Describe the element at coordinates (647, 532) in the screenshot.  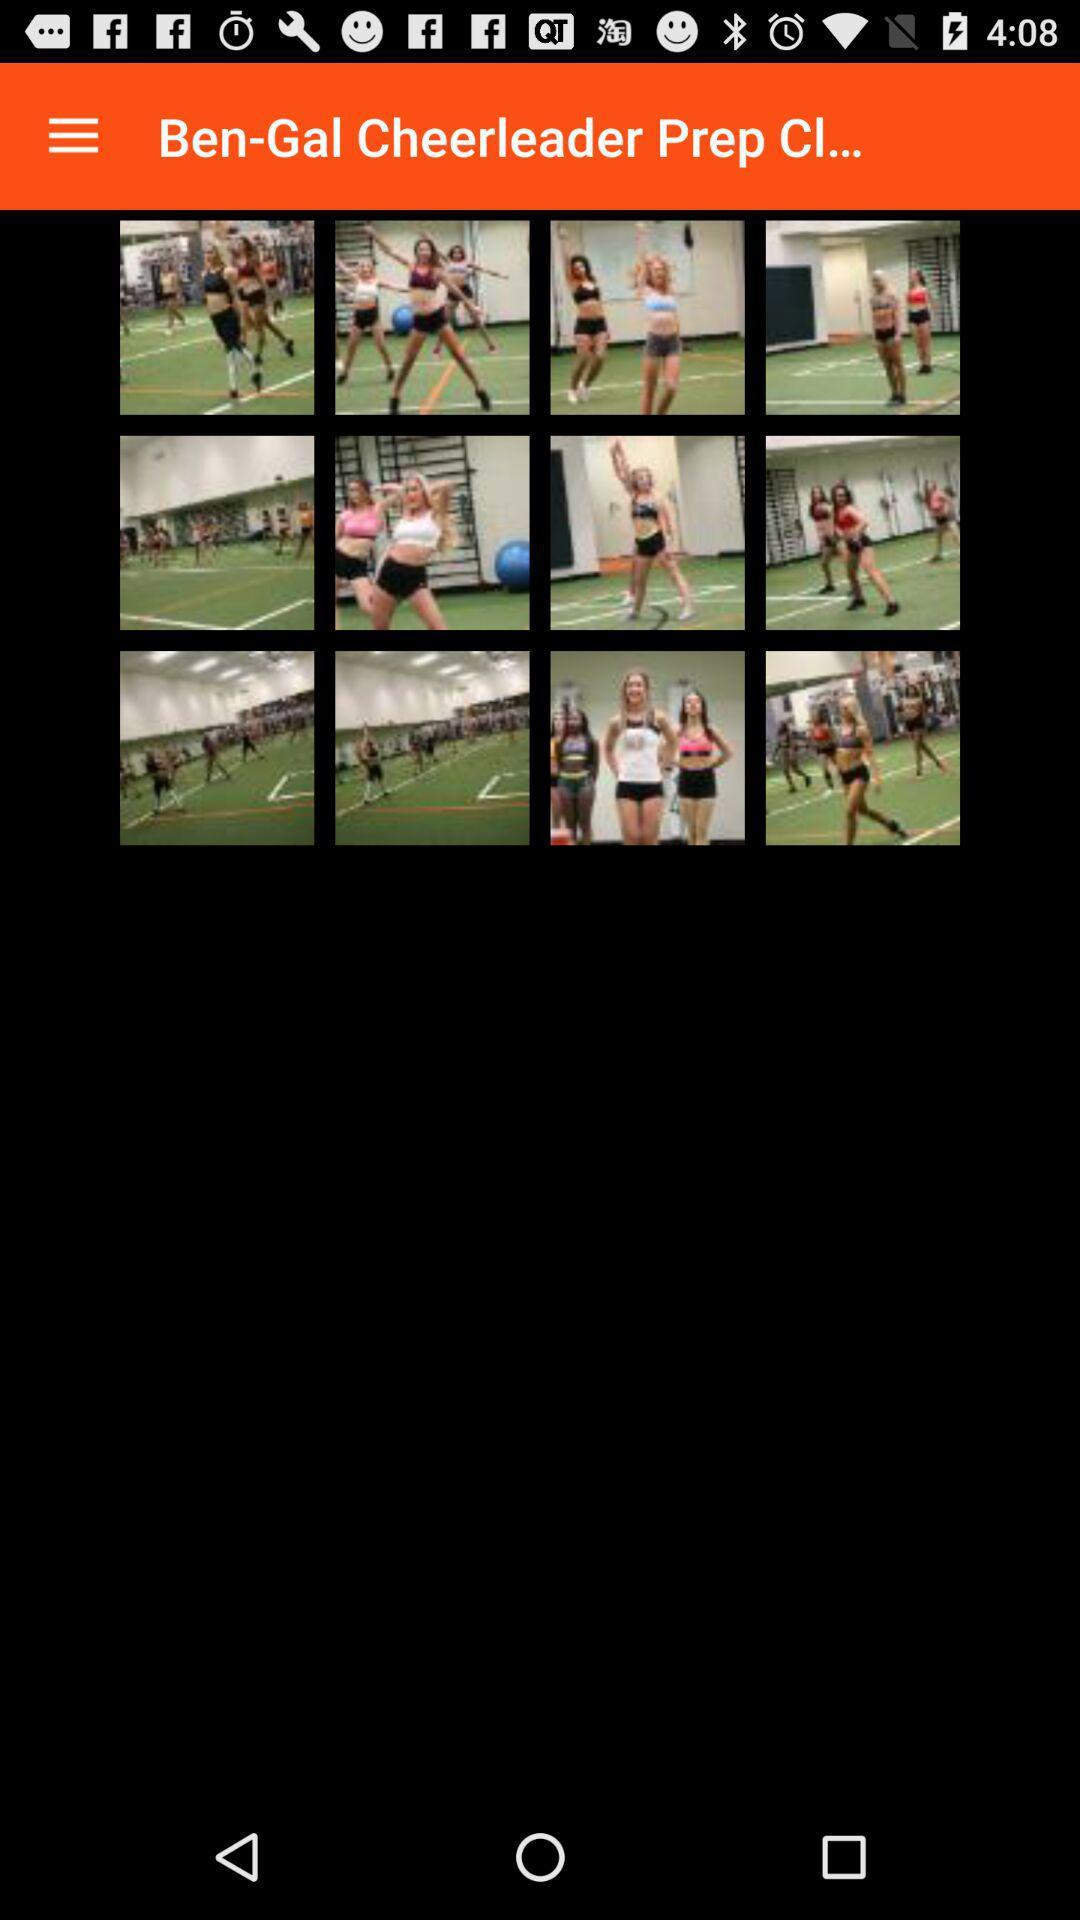
I see `open image` at that location.